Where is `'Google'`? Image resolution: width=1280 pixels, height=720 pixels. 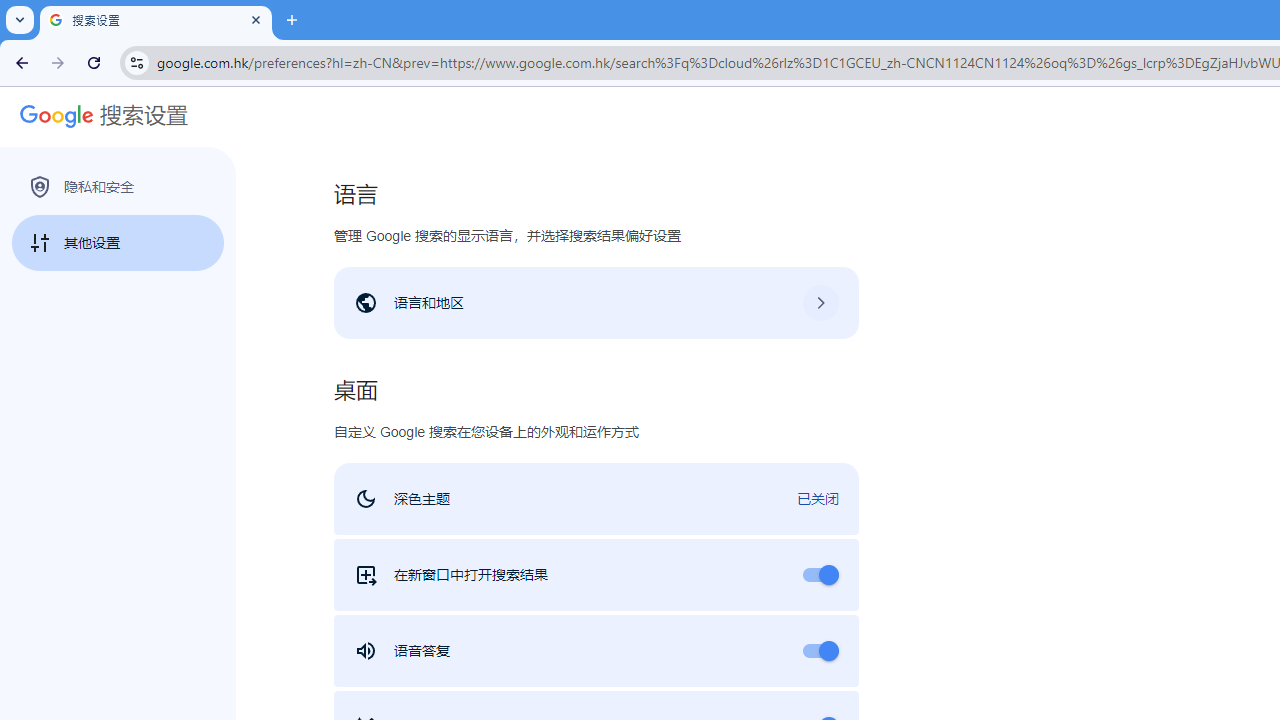 'Google' is located at coordinates (49, 117).